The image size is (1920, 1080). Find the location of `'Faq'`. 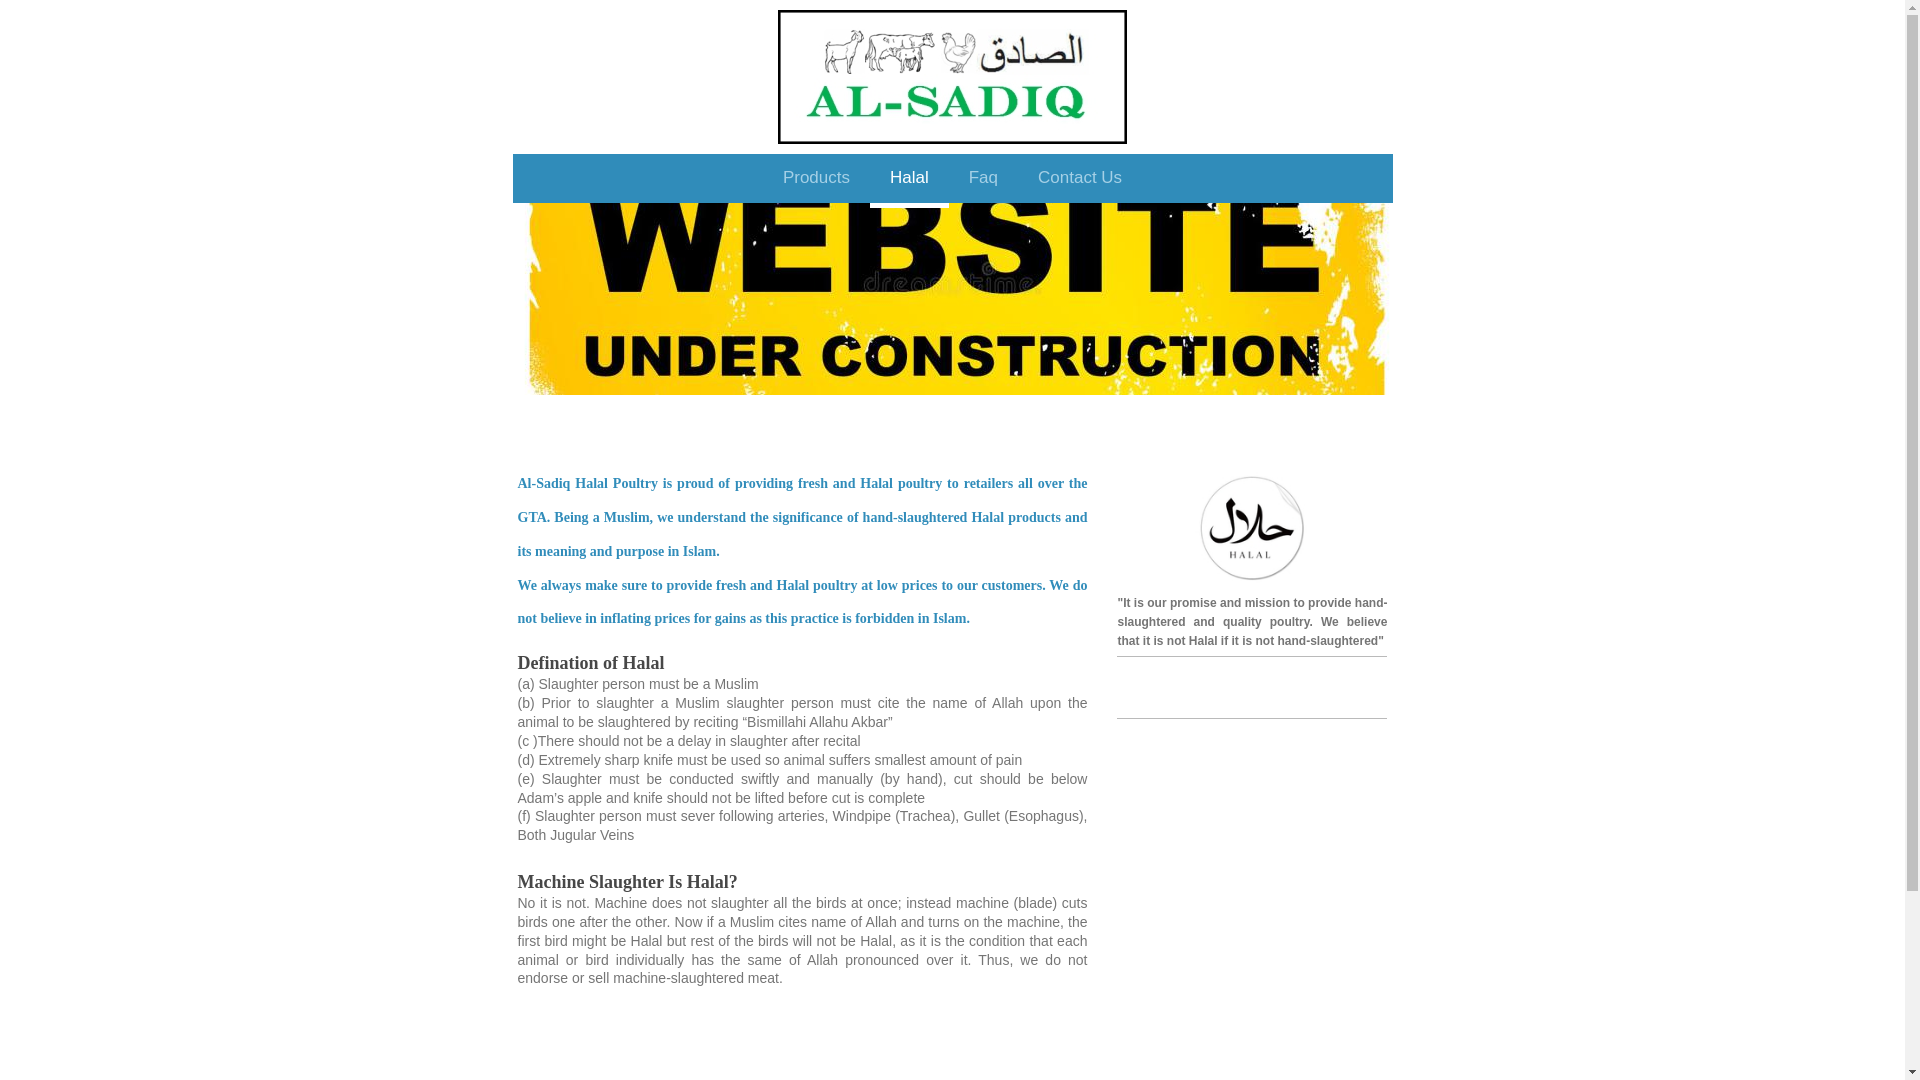

'Faq' is located at coordinates (948, 181).